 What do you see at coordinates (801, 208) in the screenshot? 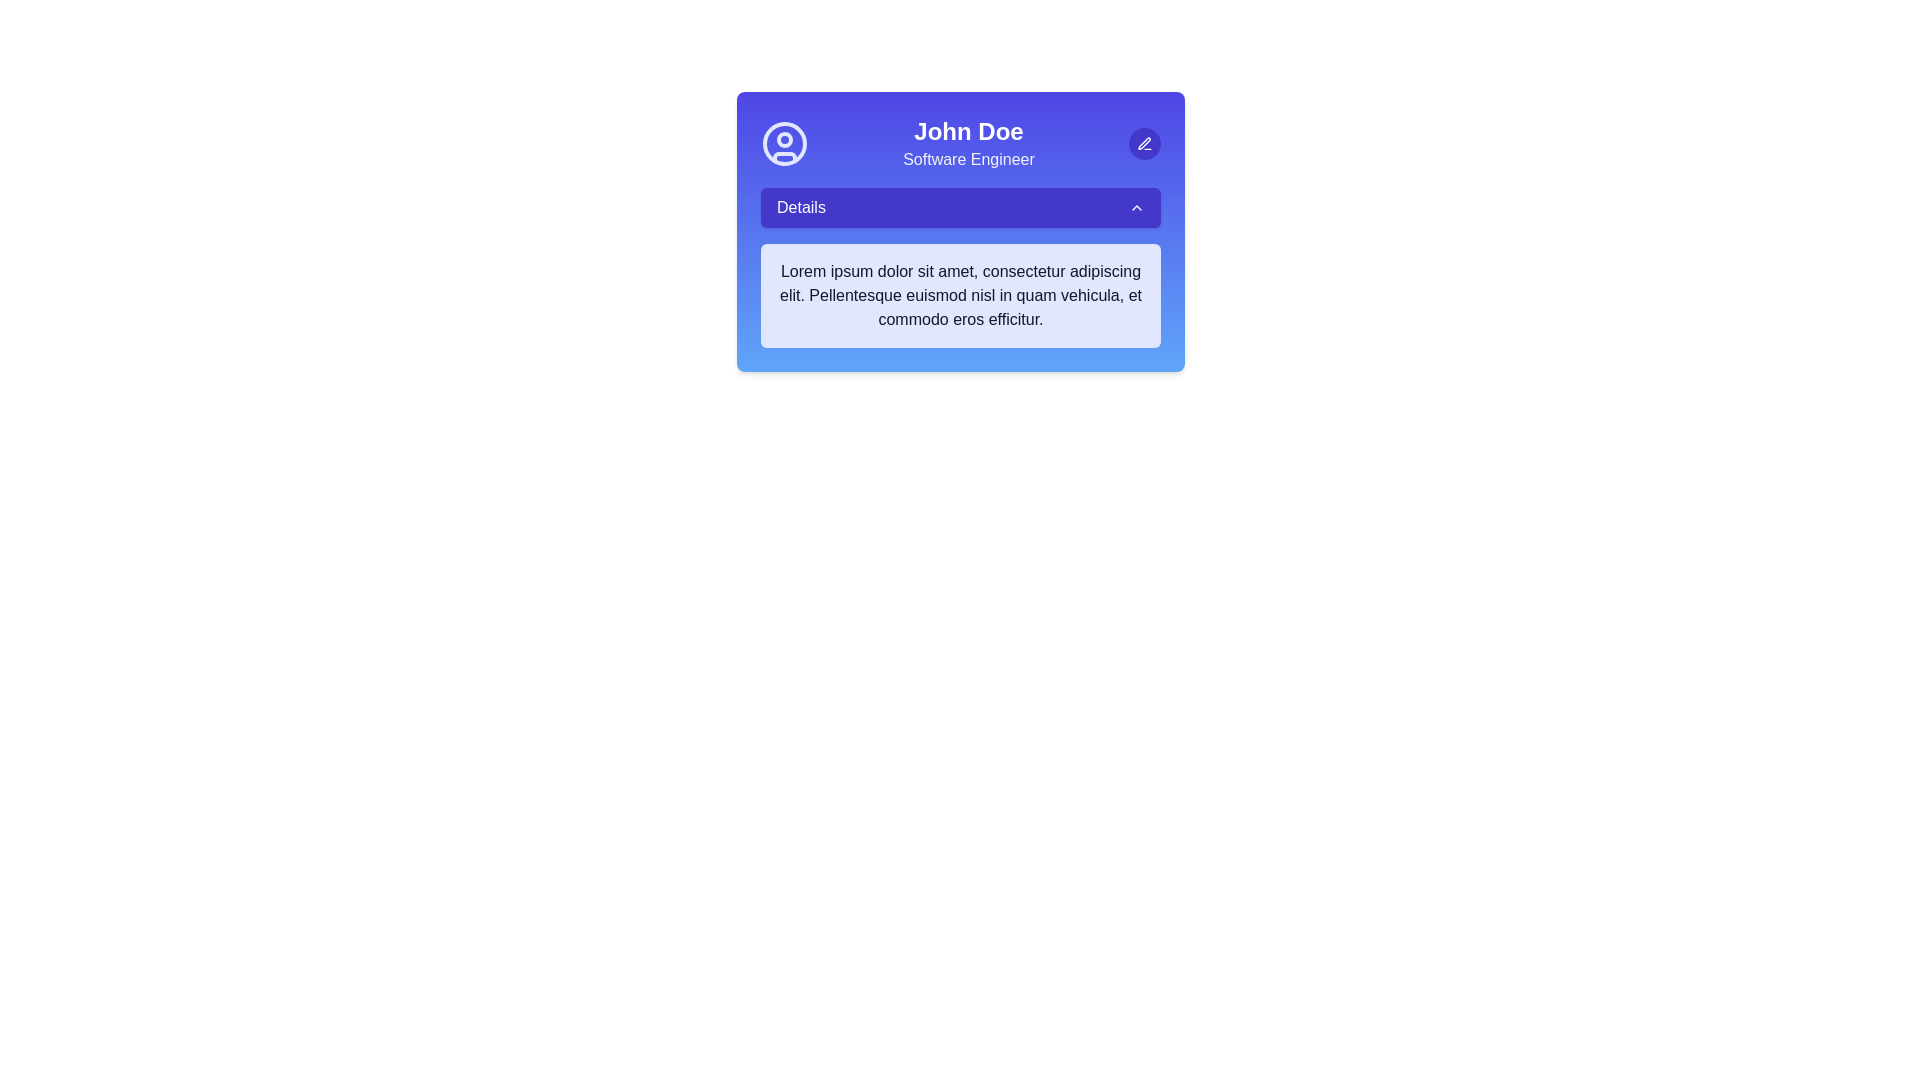
I see `the Text label located in the top-left corner of the button bar within the profile card layout, which indicates that clicking the associated button will reveal more details` at bounding box center [801, 208].